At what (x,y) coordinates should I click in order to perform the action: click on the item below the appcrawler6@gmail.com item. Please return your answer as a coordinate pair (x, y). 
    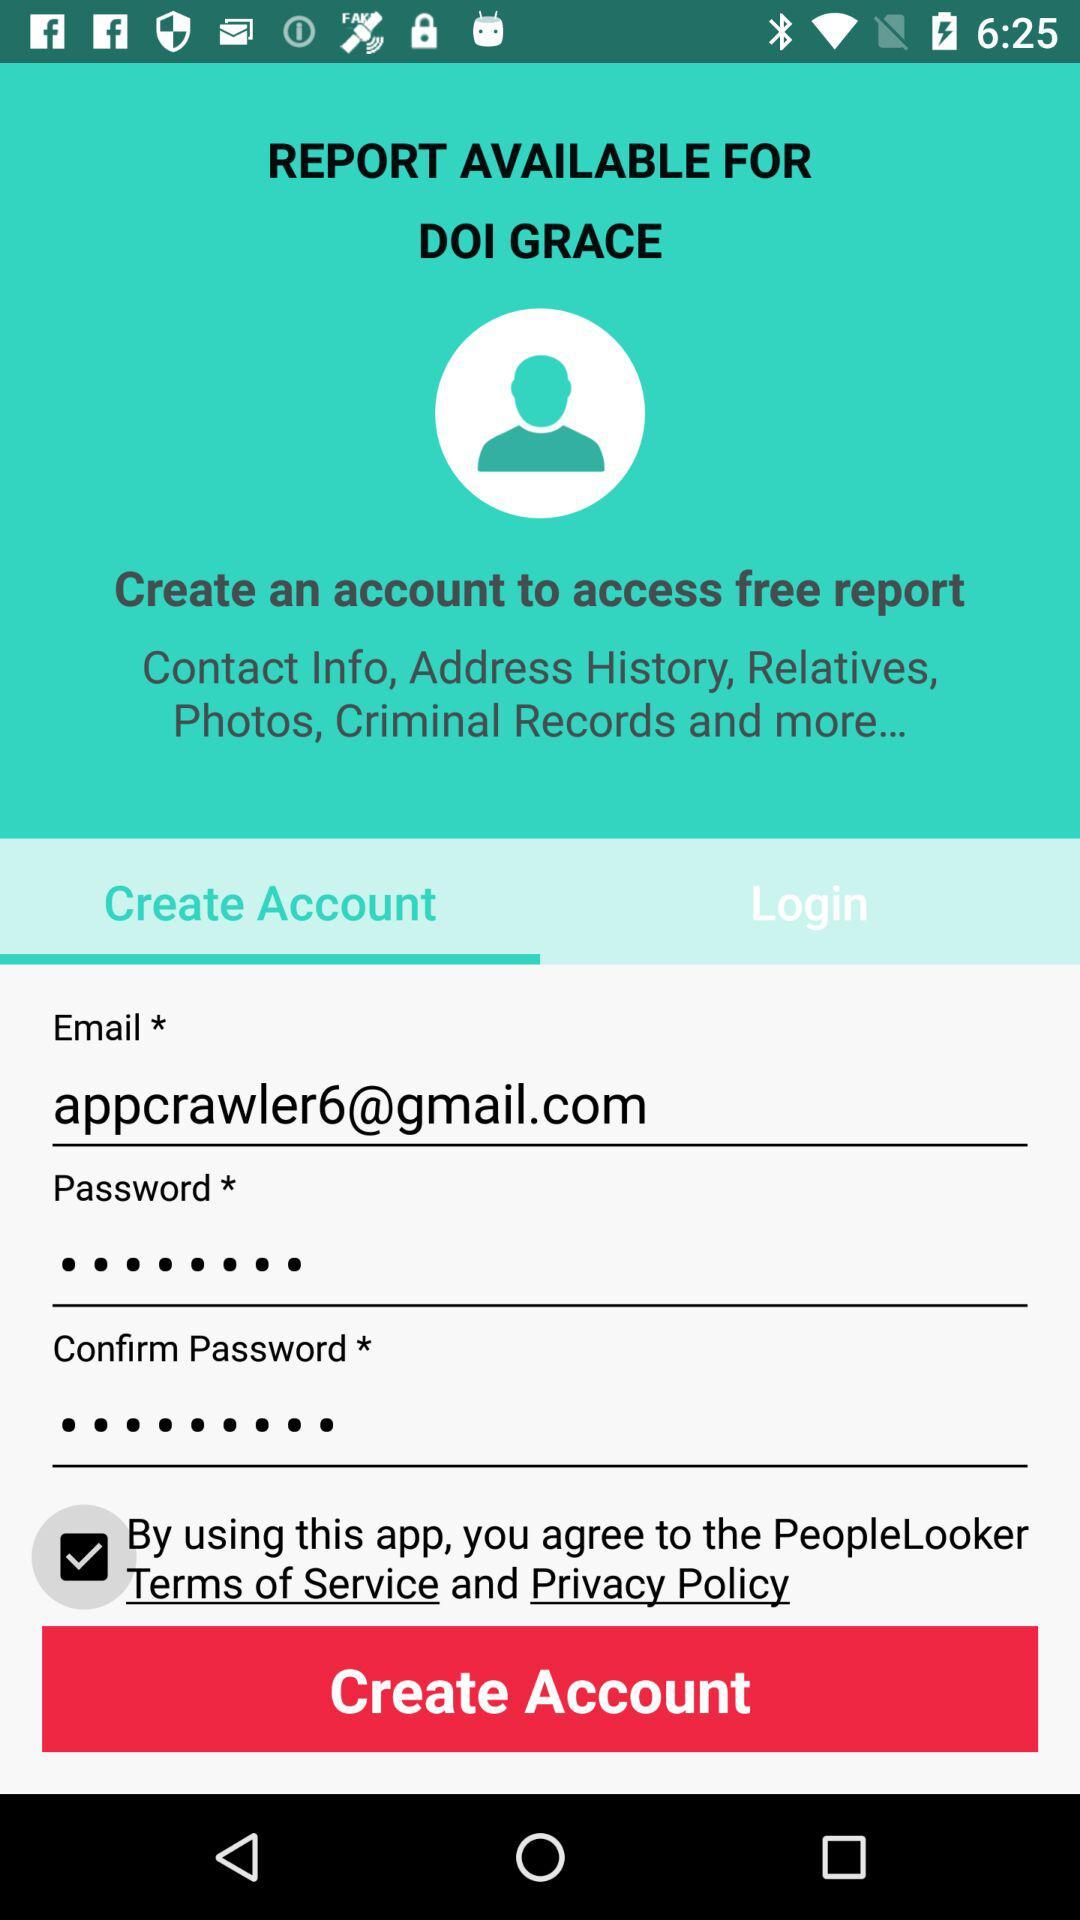
    Looking at the image, I should click on (540, 1262).